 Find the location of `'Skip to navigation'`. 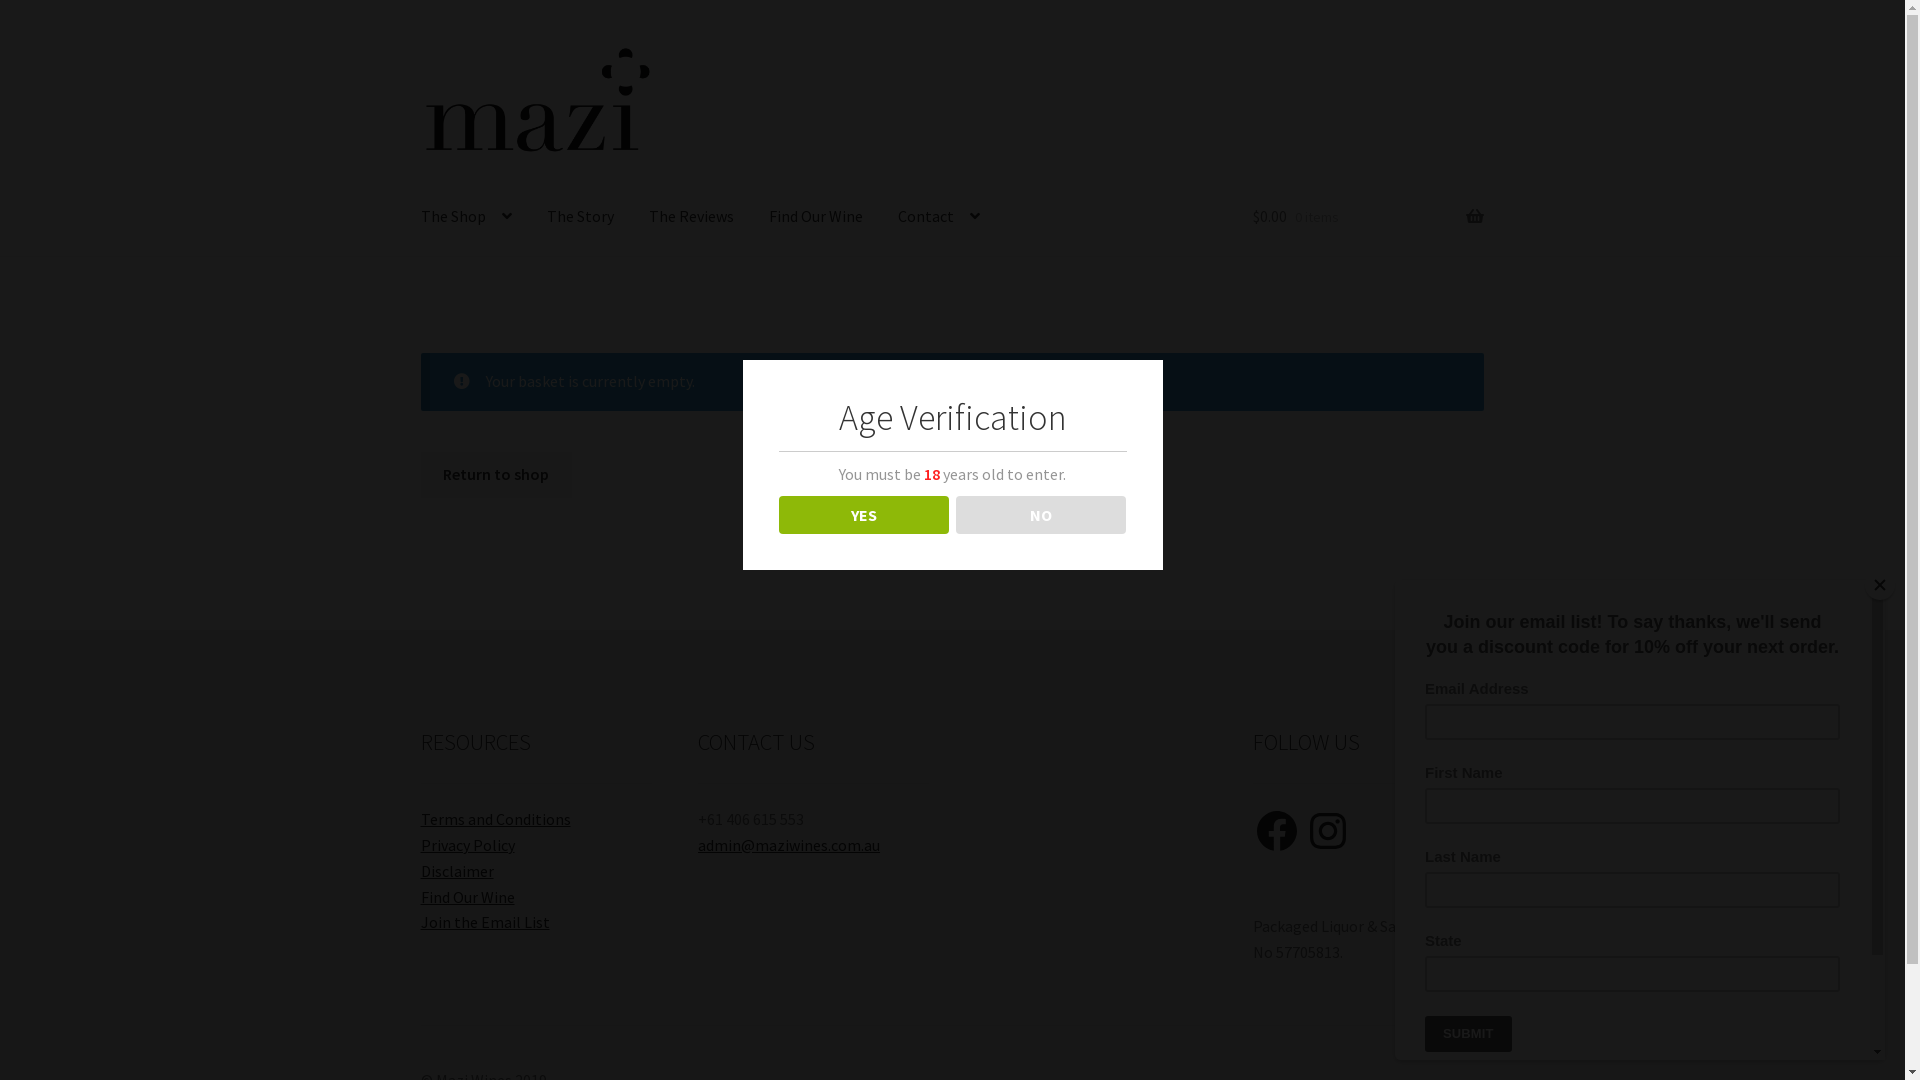

'Skip to navigation' is located at coordinates (419, 41).